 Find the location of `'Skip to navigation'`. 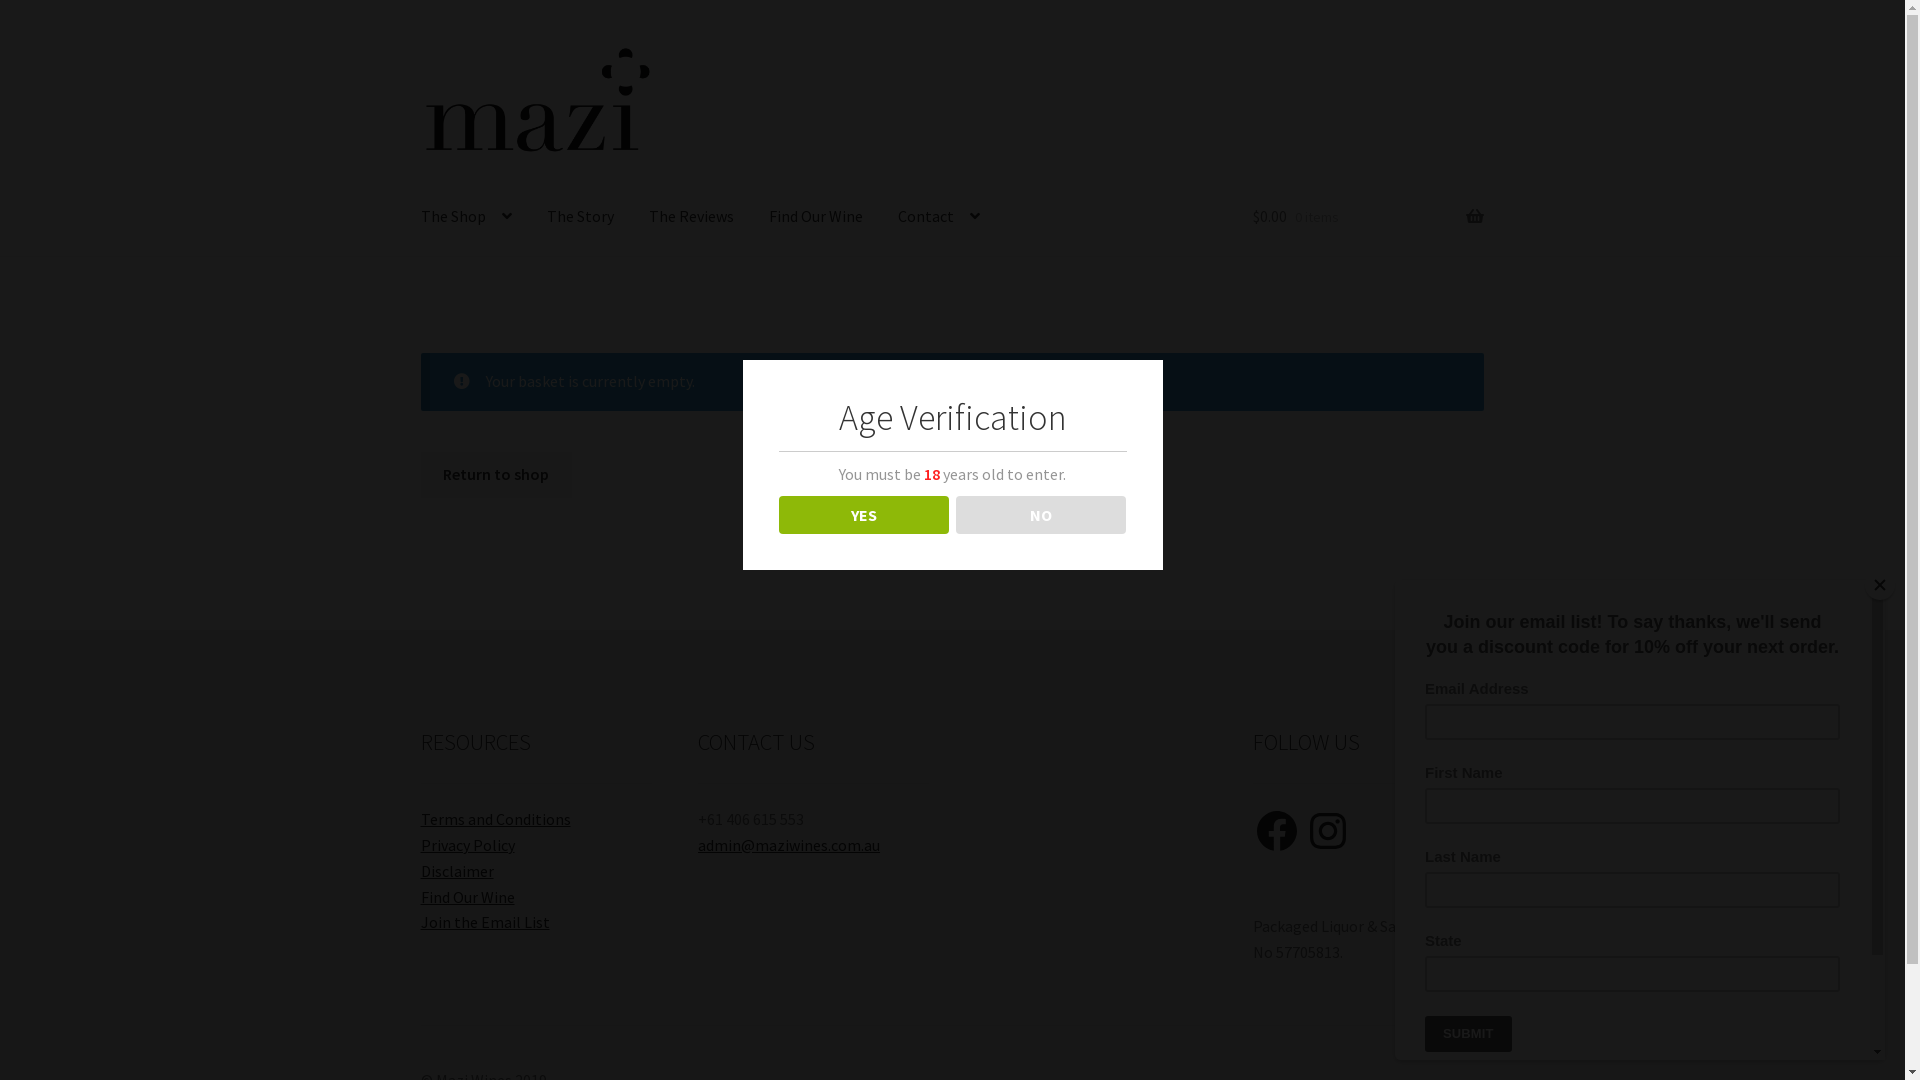

'Skip to navigation' is located at coordinates (419, 41).